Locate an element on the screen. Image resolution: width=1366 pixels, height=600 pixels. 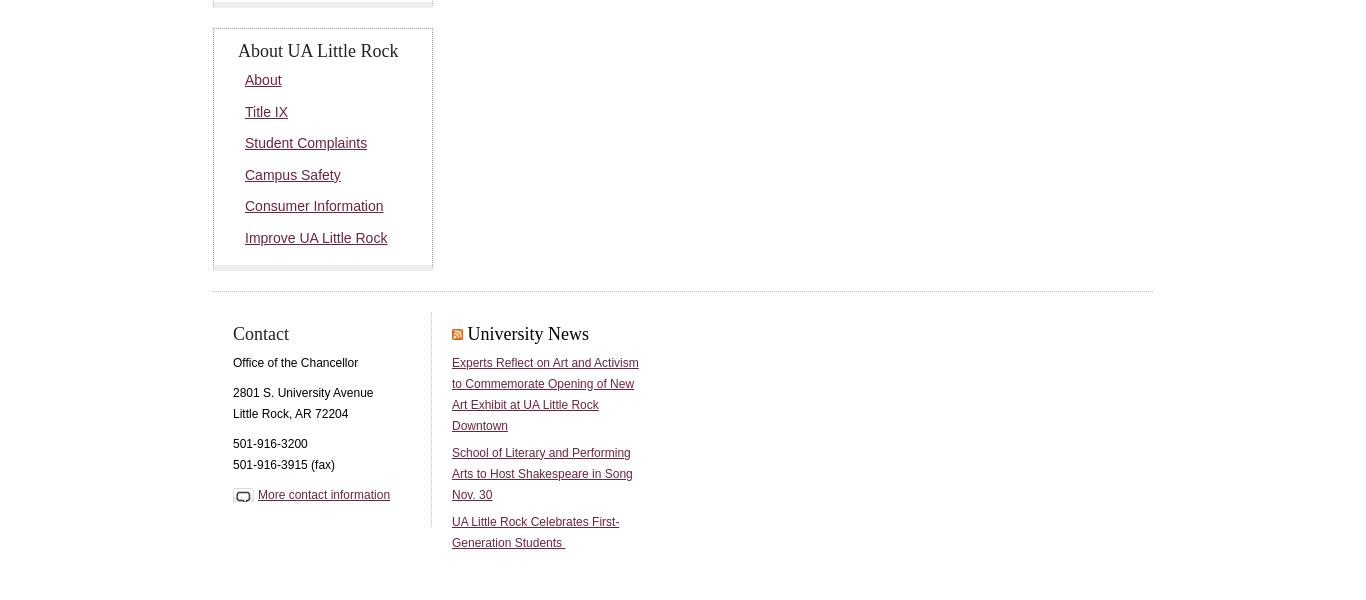
'Office of the Chancellor' is located at coordinates (295, 360).